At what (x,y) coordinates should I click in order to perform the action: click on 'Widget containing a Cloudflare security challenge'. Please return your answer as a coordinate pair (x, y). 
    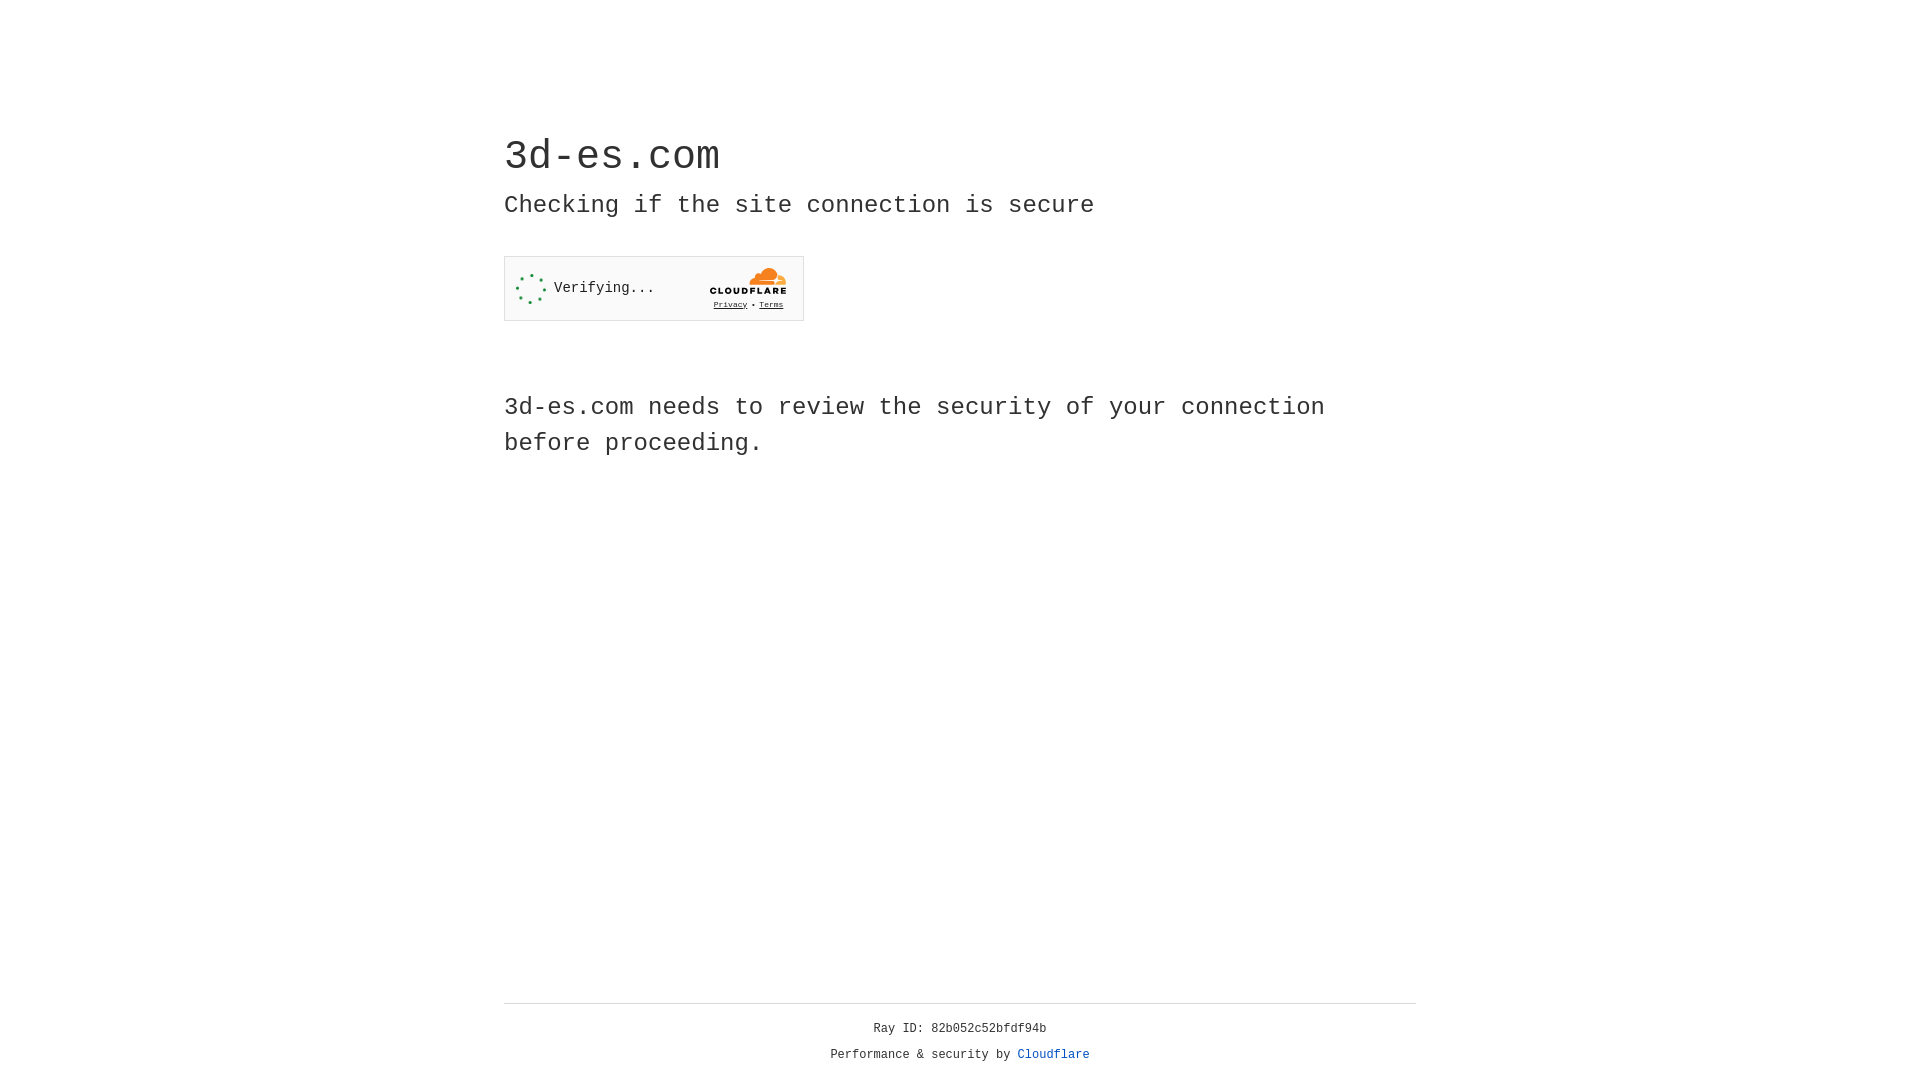
    Looking at the image, I should click on (653, 288).